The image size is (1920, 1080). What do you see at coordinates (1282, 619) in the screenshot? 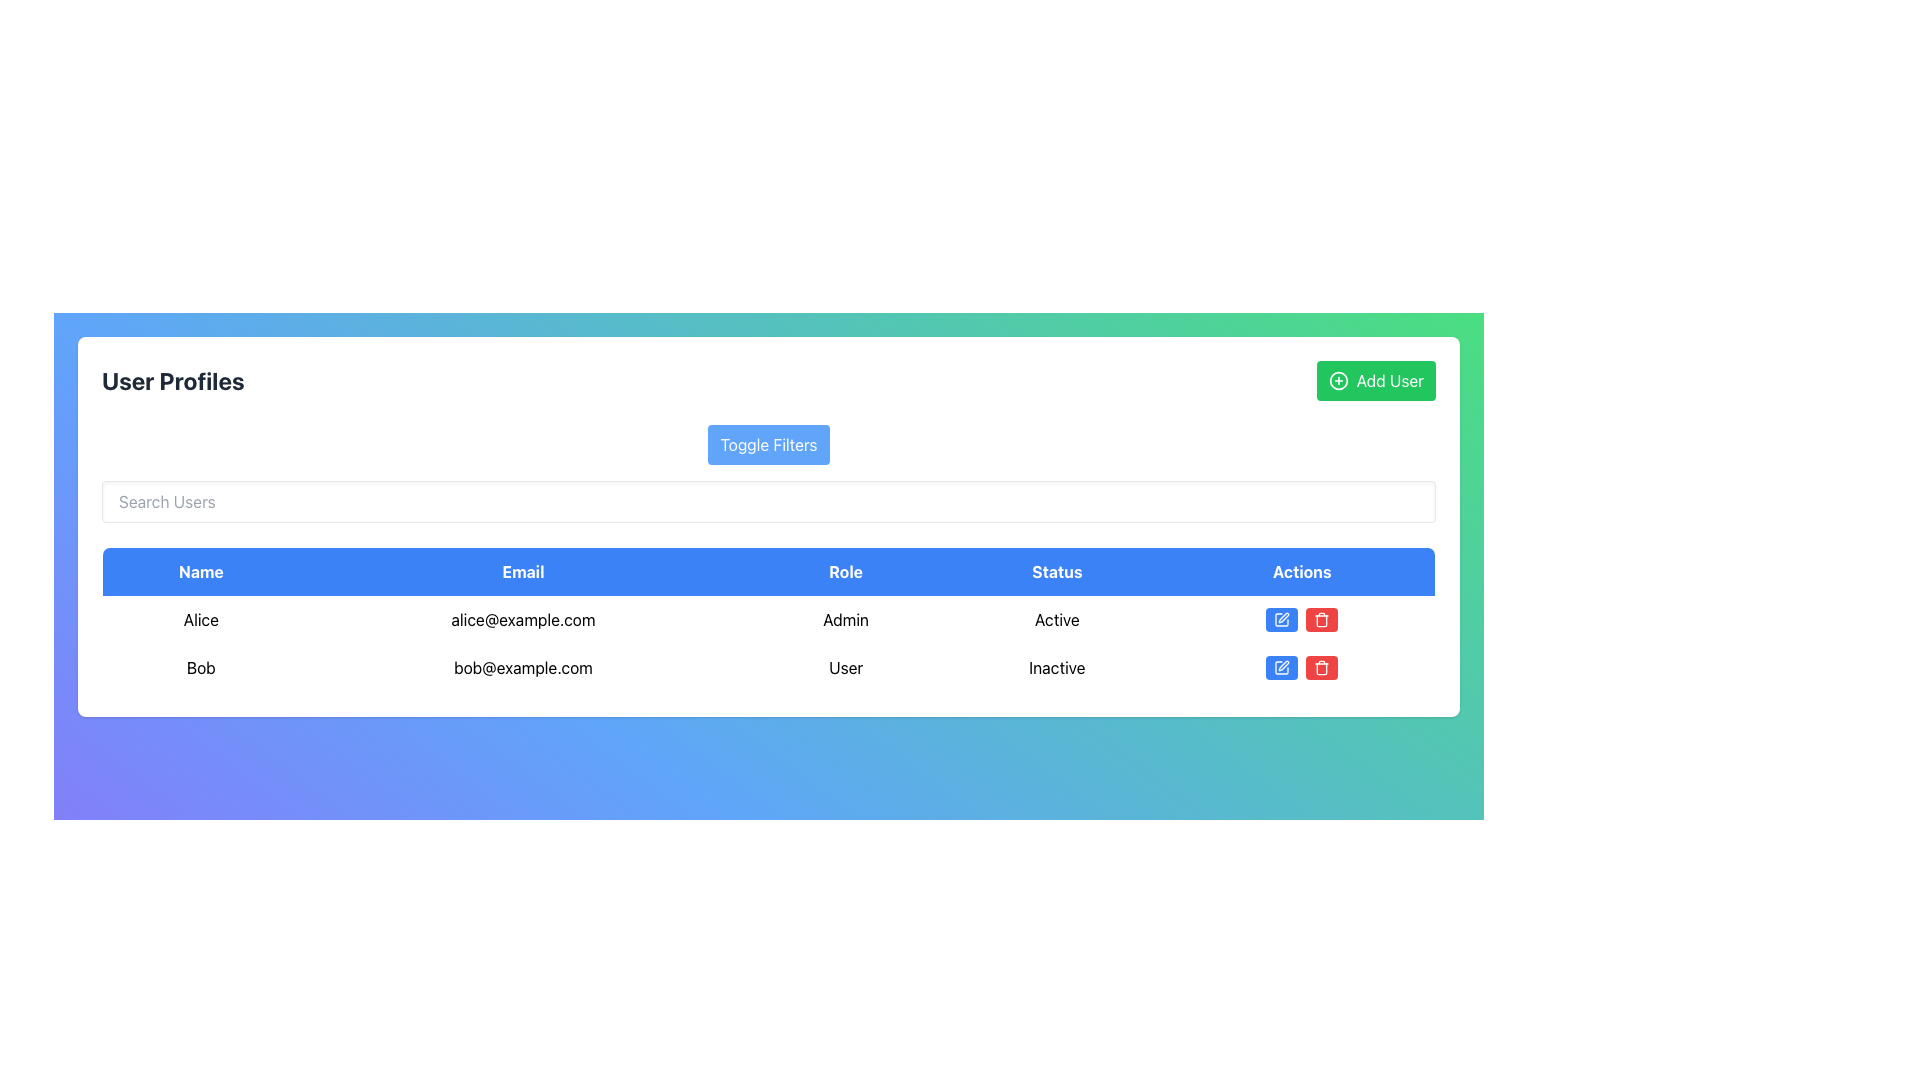
I see `the edit button located in the 'Actions' column of the top row in the data table` at bounding box center [1282, 619].